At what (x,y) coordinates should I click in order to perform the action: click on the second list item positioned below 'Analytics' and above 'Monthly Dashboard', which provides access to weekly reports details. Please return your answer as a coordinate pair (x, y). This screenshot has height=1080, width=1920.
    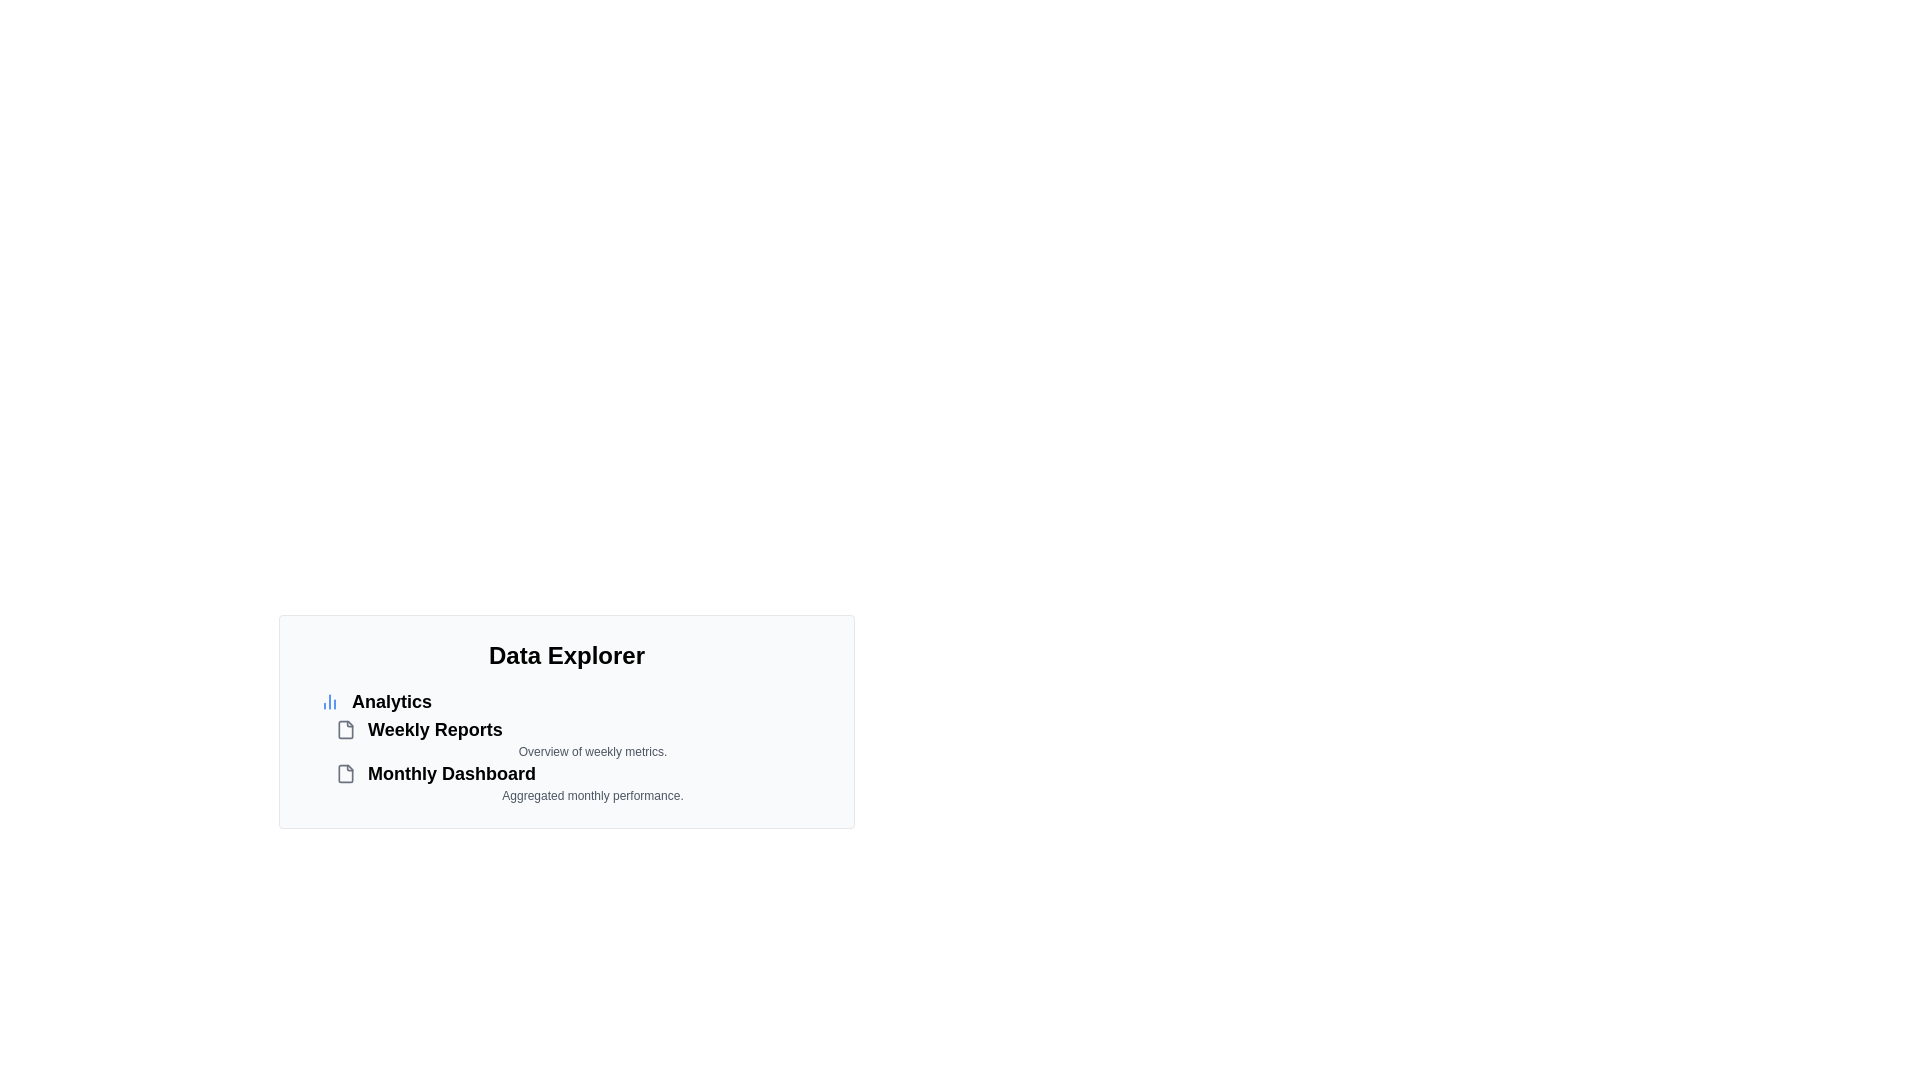
    Looking at the image, I should click on (581, 737).